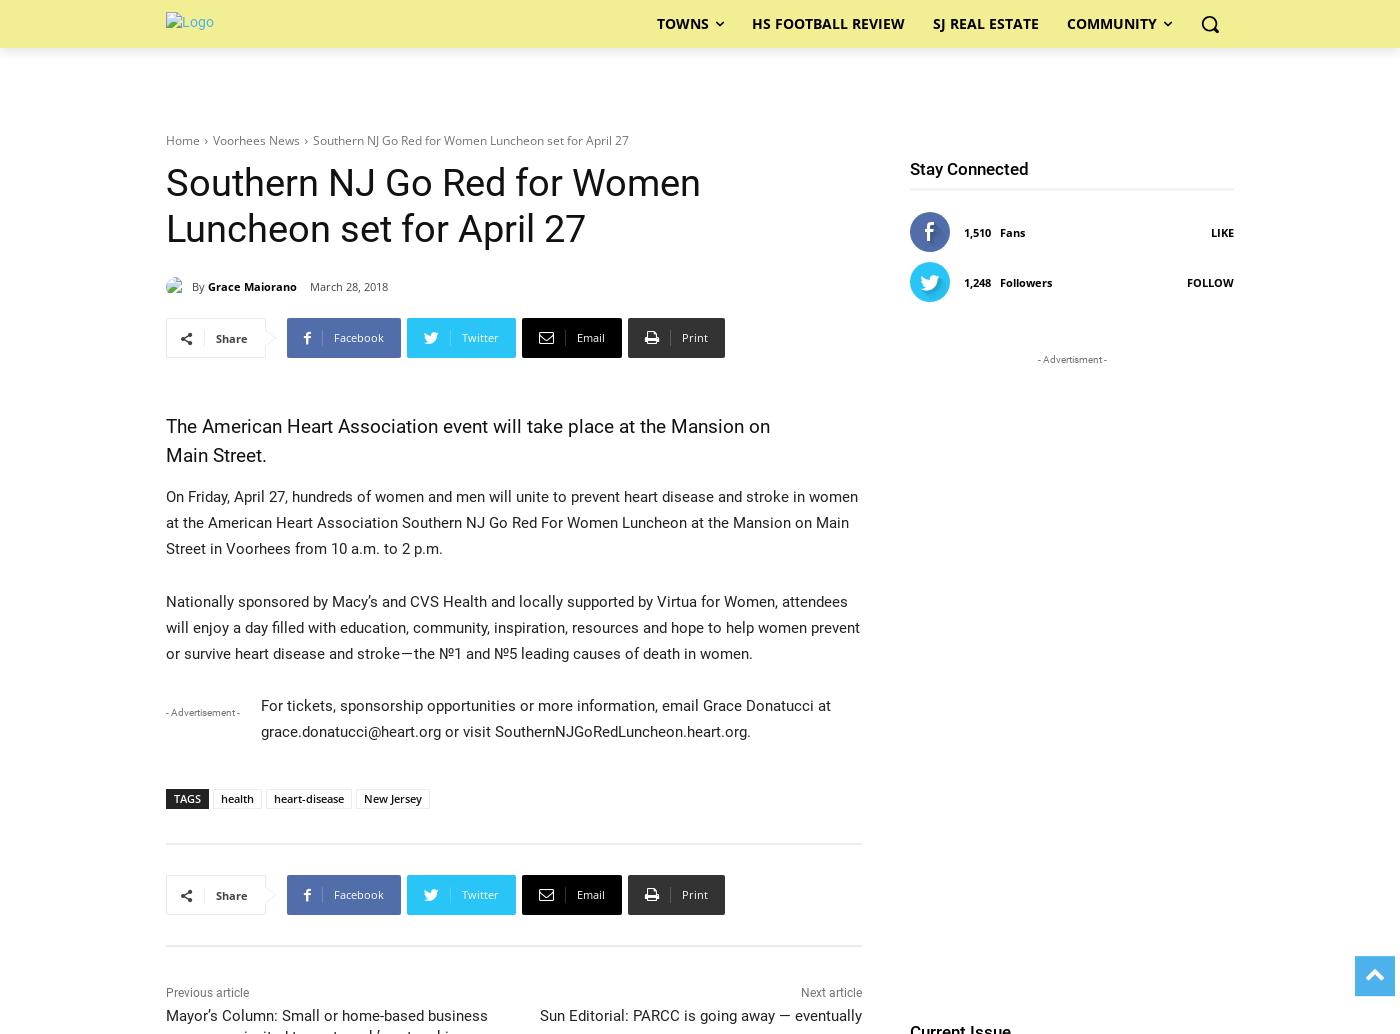 The width and height of the screenshot is (1400, 1034). What do you see at coordinates (1012, 232) in the screenshot?
I see `'Fans'` at bounding box center [1012, 232].